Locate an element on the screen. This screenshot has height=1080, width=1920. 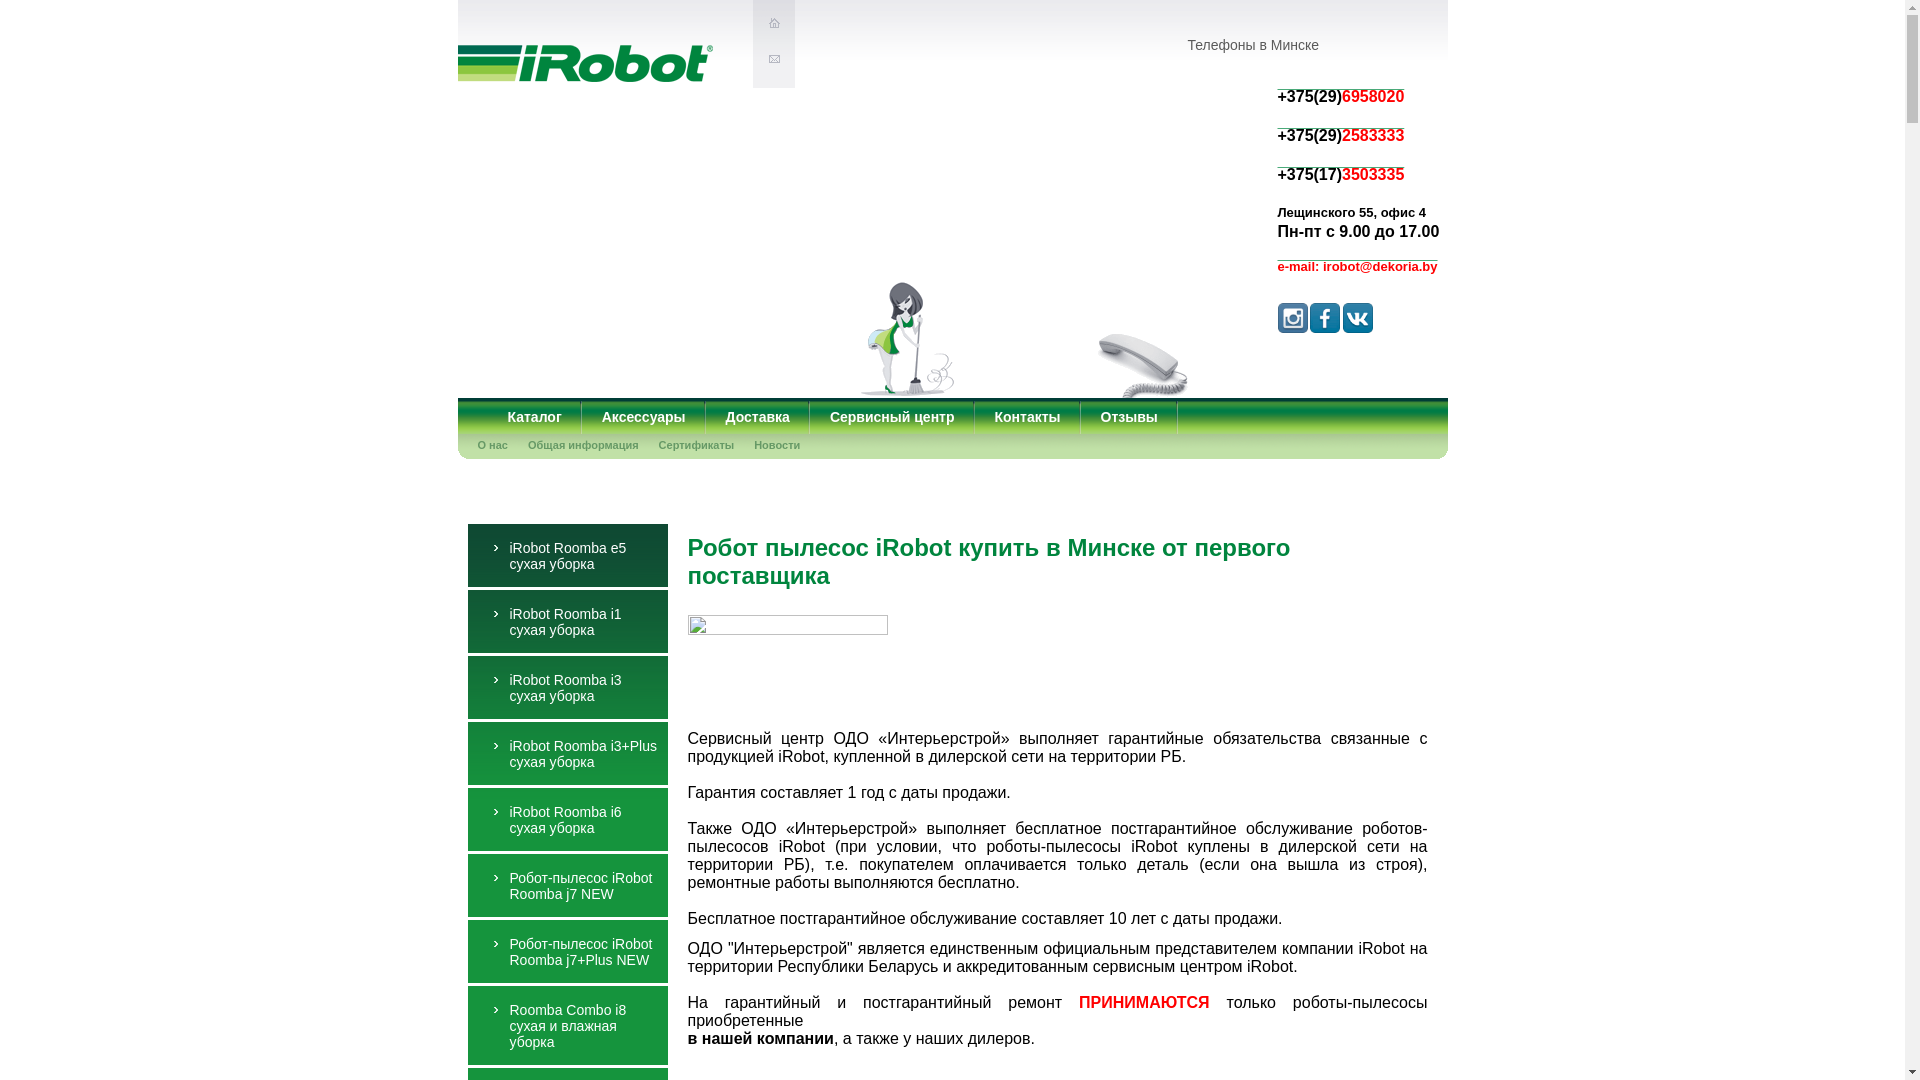
'+375(17)3503335' is located at coordinates (1276, 159).